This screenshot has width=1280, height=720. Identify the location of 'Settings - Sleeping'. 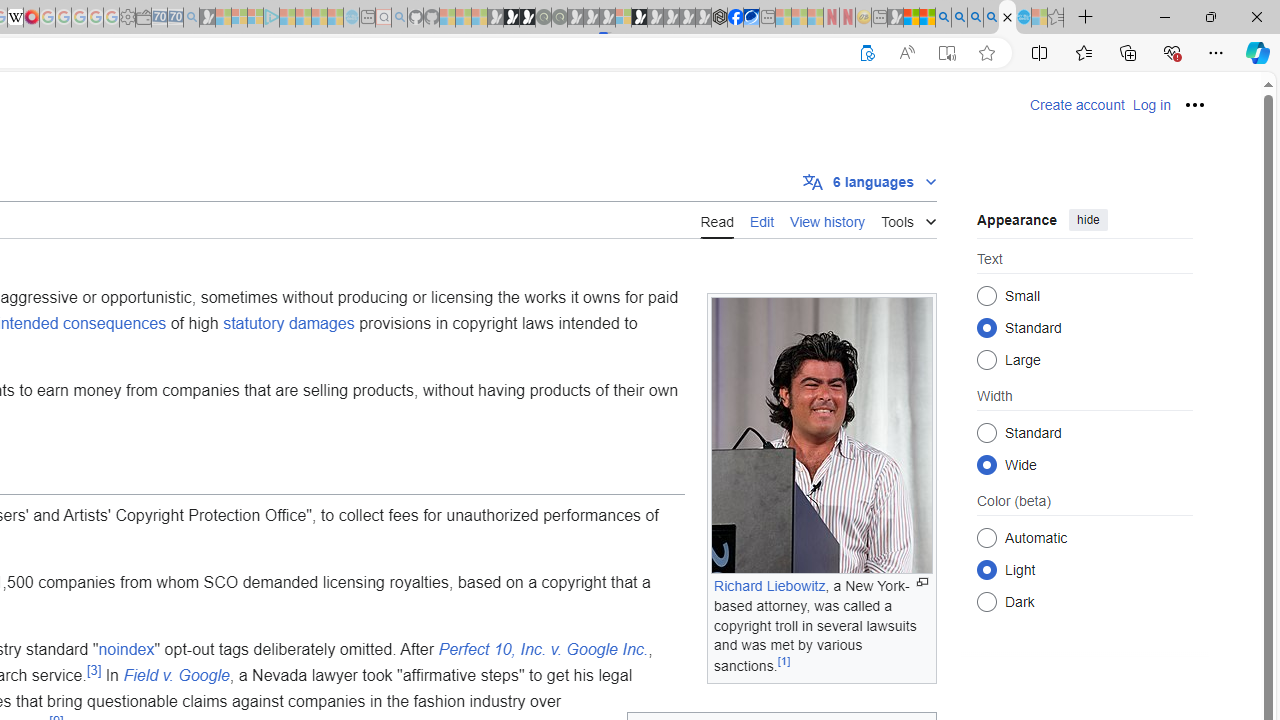
(126, 17).